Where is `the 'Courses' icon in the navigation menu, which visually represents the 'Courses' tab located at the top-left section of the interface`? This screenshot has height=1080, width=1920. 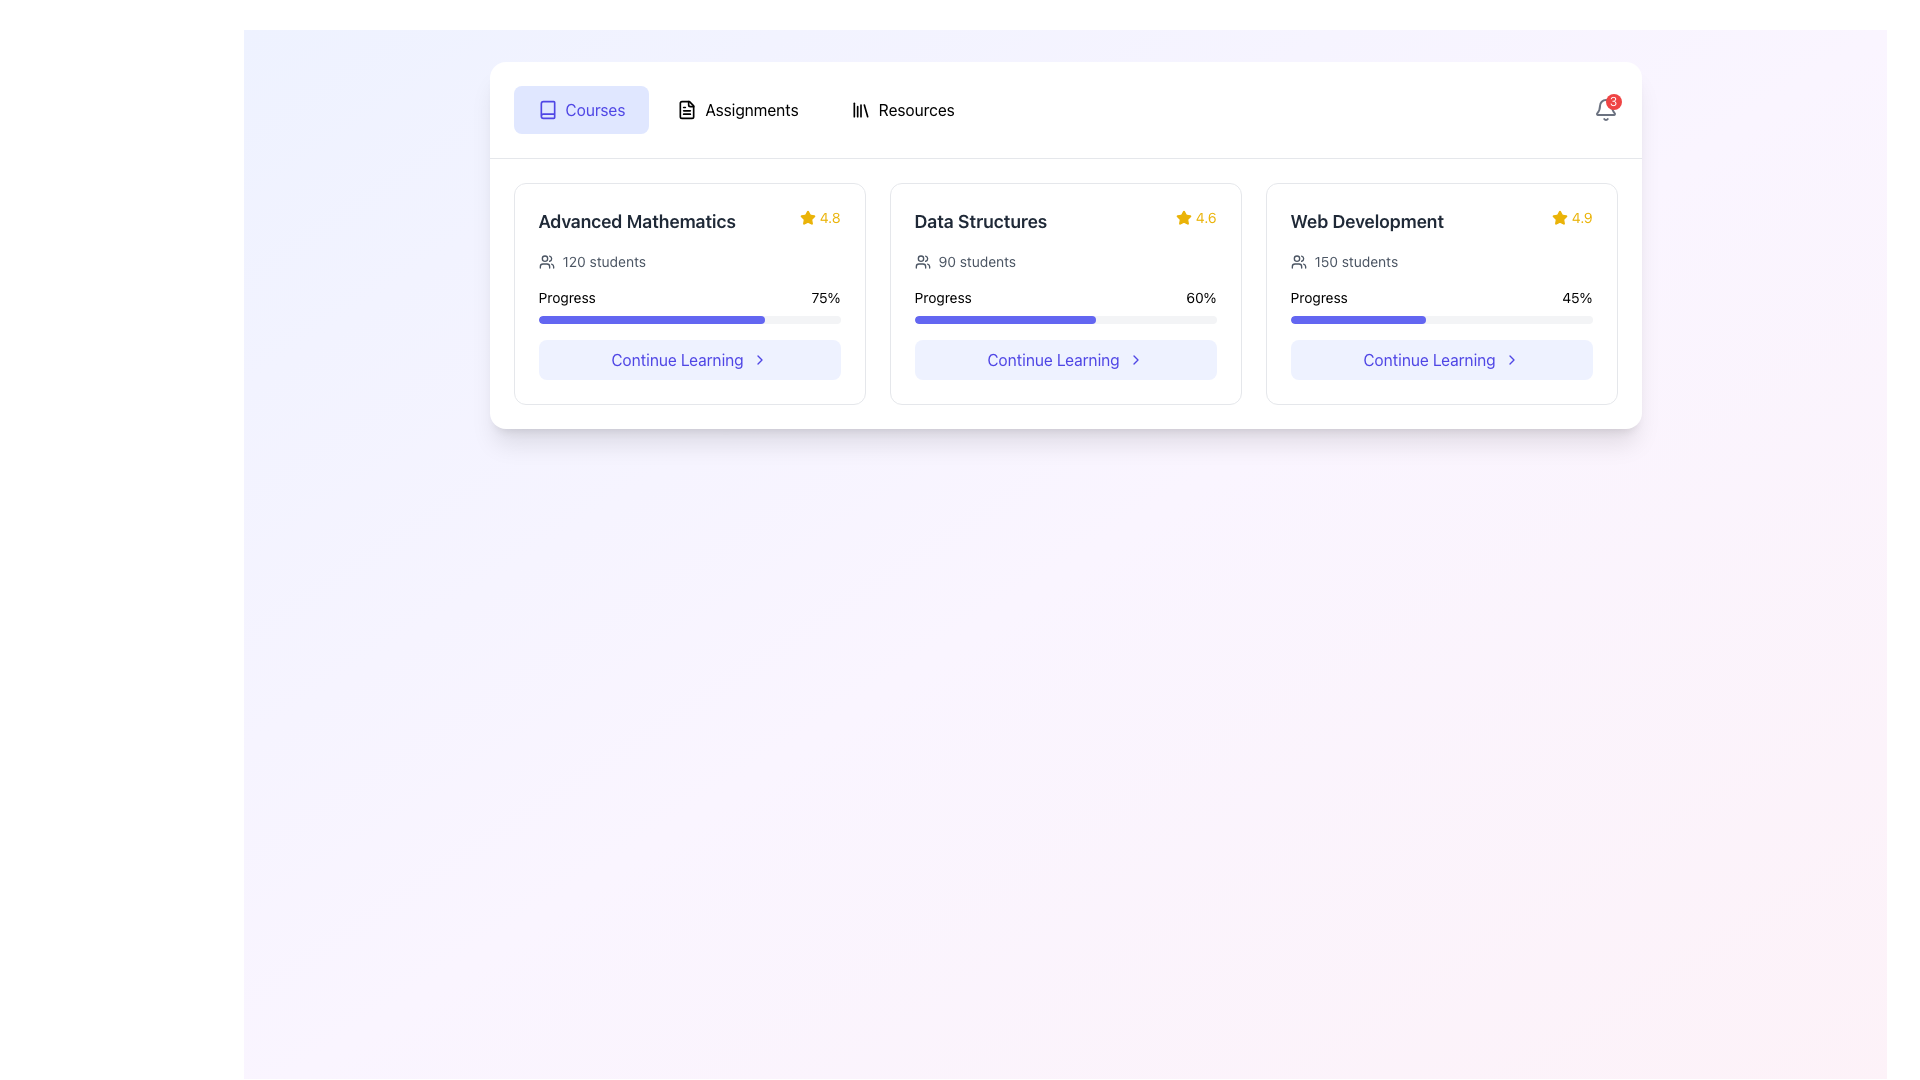 the 'Courses' icon in the navigation menu, which visually represents the 'Courses' tab located at the top-left section of the interface is located at coordinates (547, 110).